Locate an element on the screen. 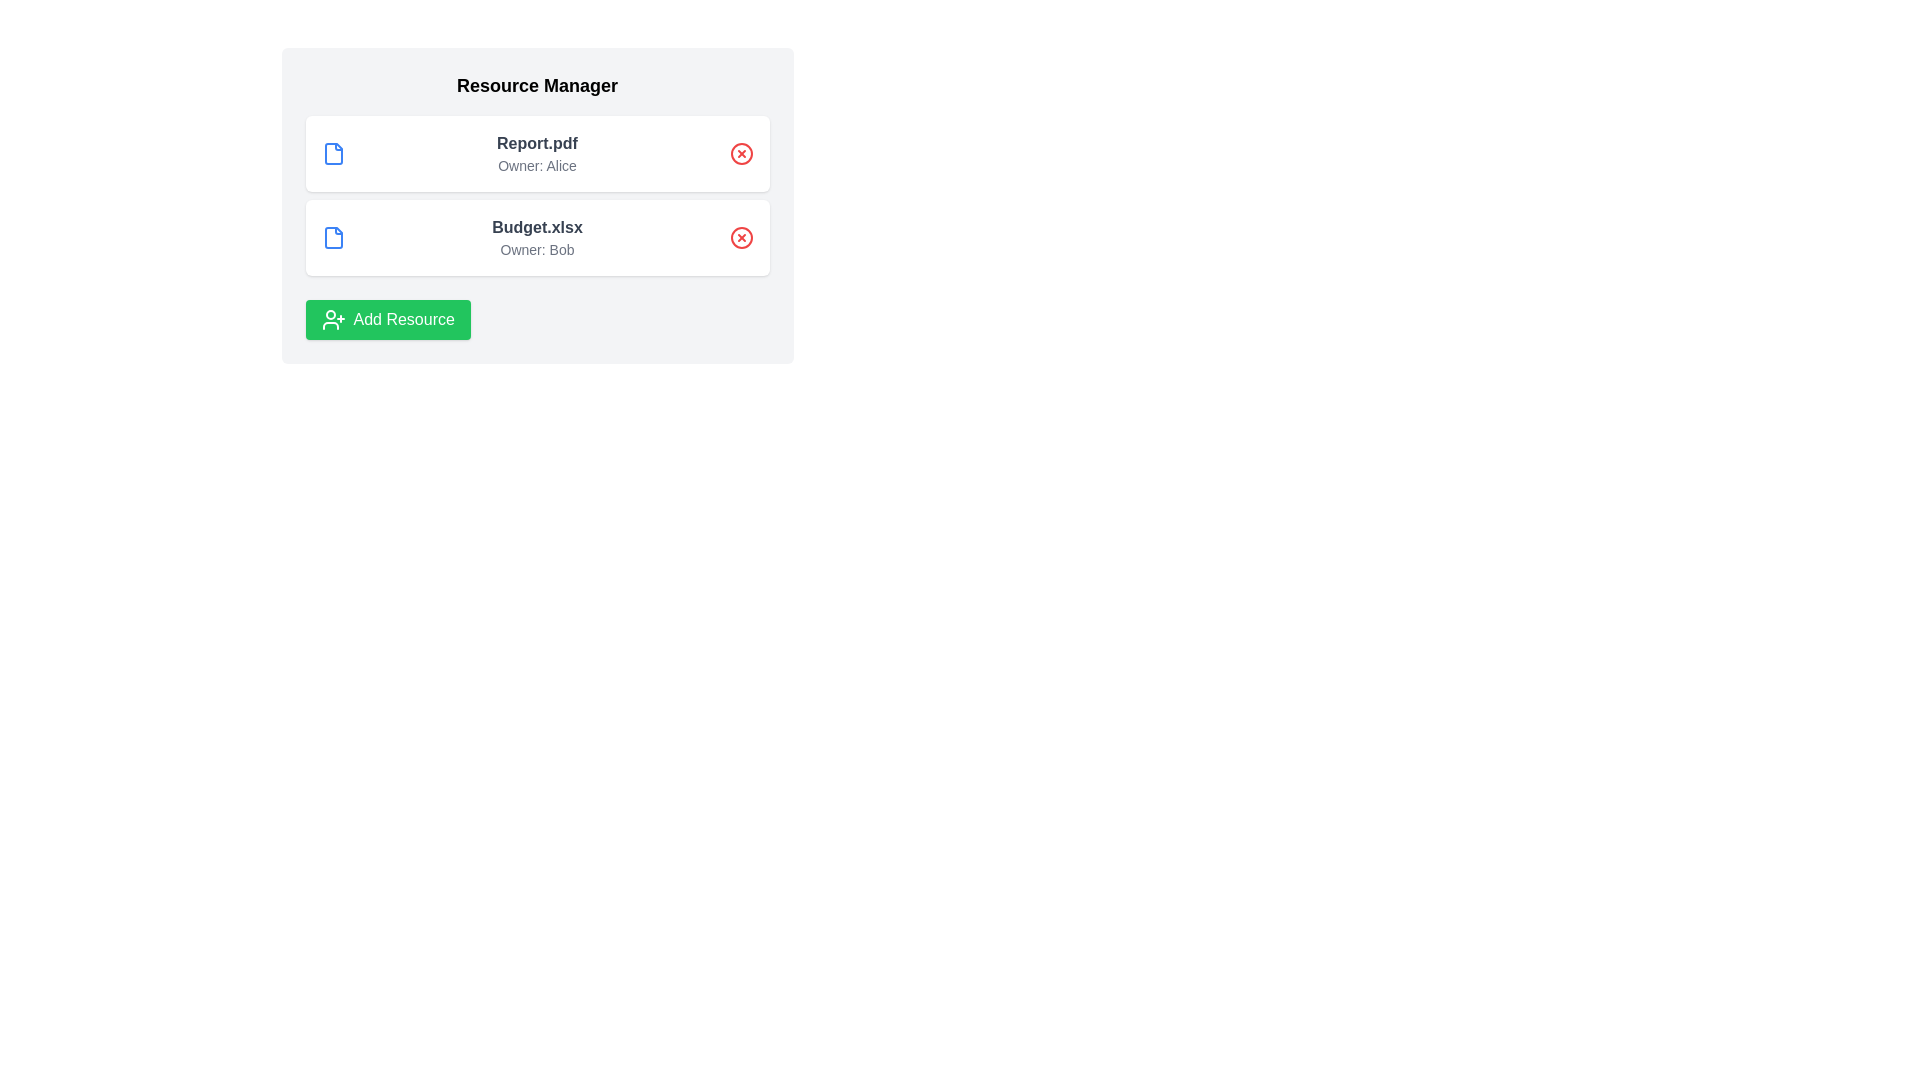 This screenshot has width=1920, height=1080. the resource entry for Report.pdf to view its details is located at coordinates (537, 153).